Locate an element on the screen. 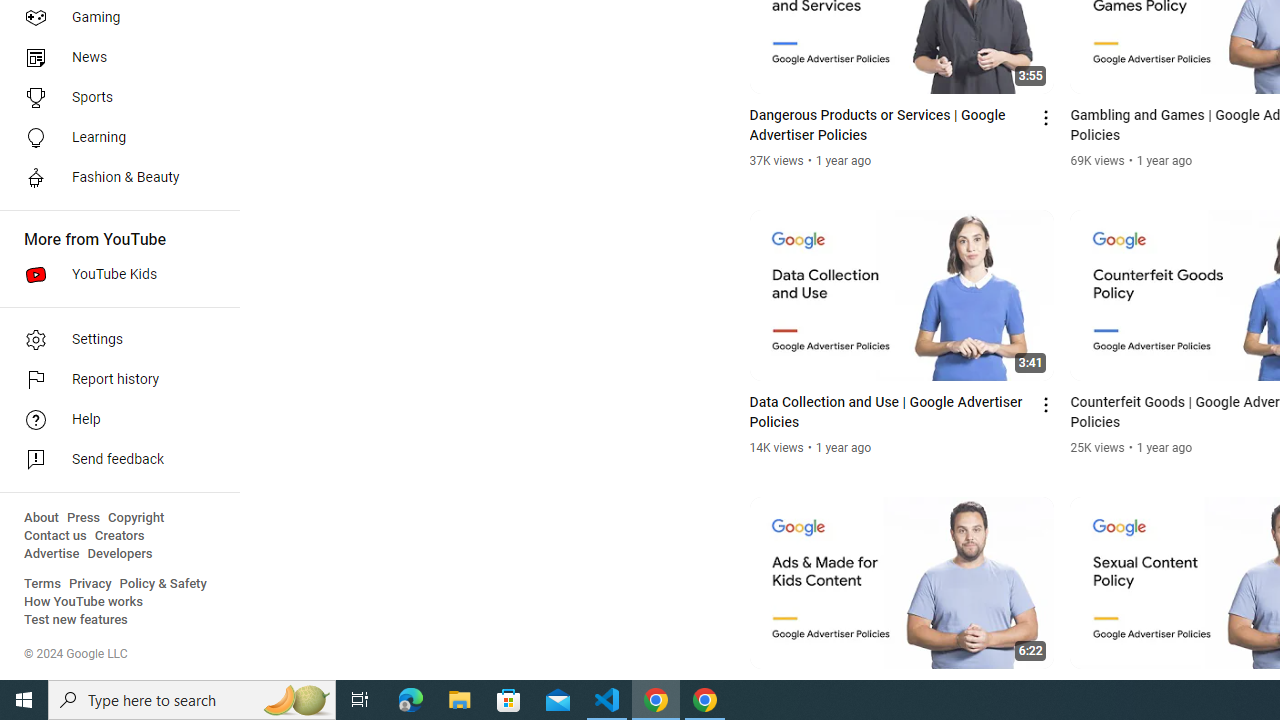 The image size is (1280, 720). 'Developers' is located at coordinates (119, 554).